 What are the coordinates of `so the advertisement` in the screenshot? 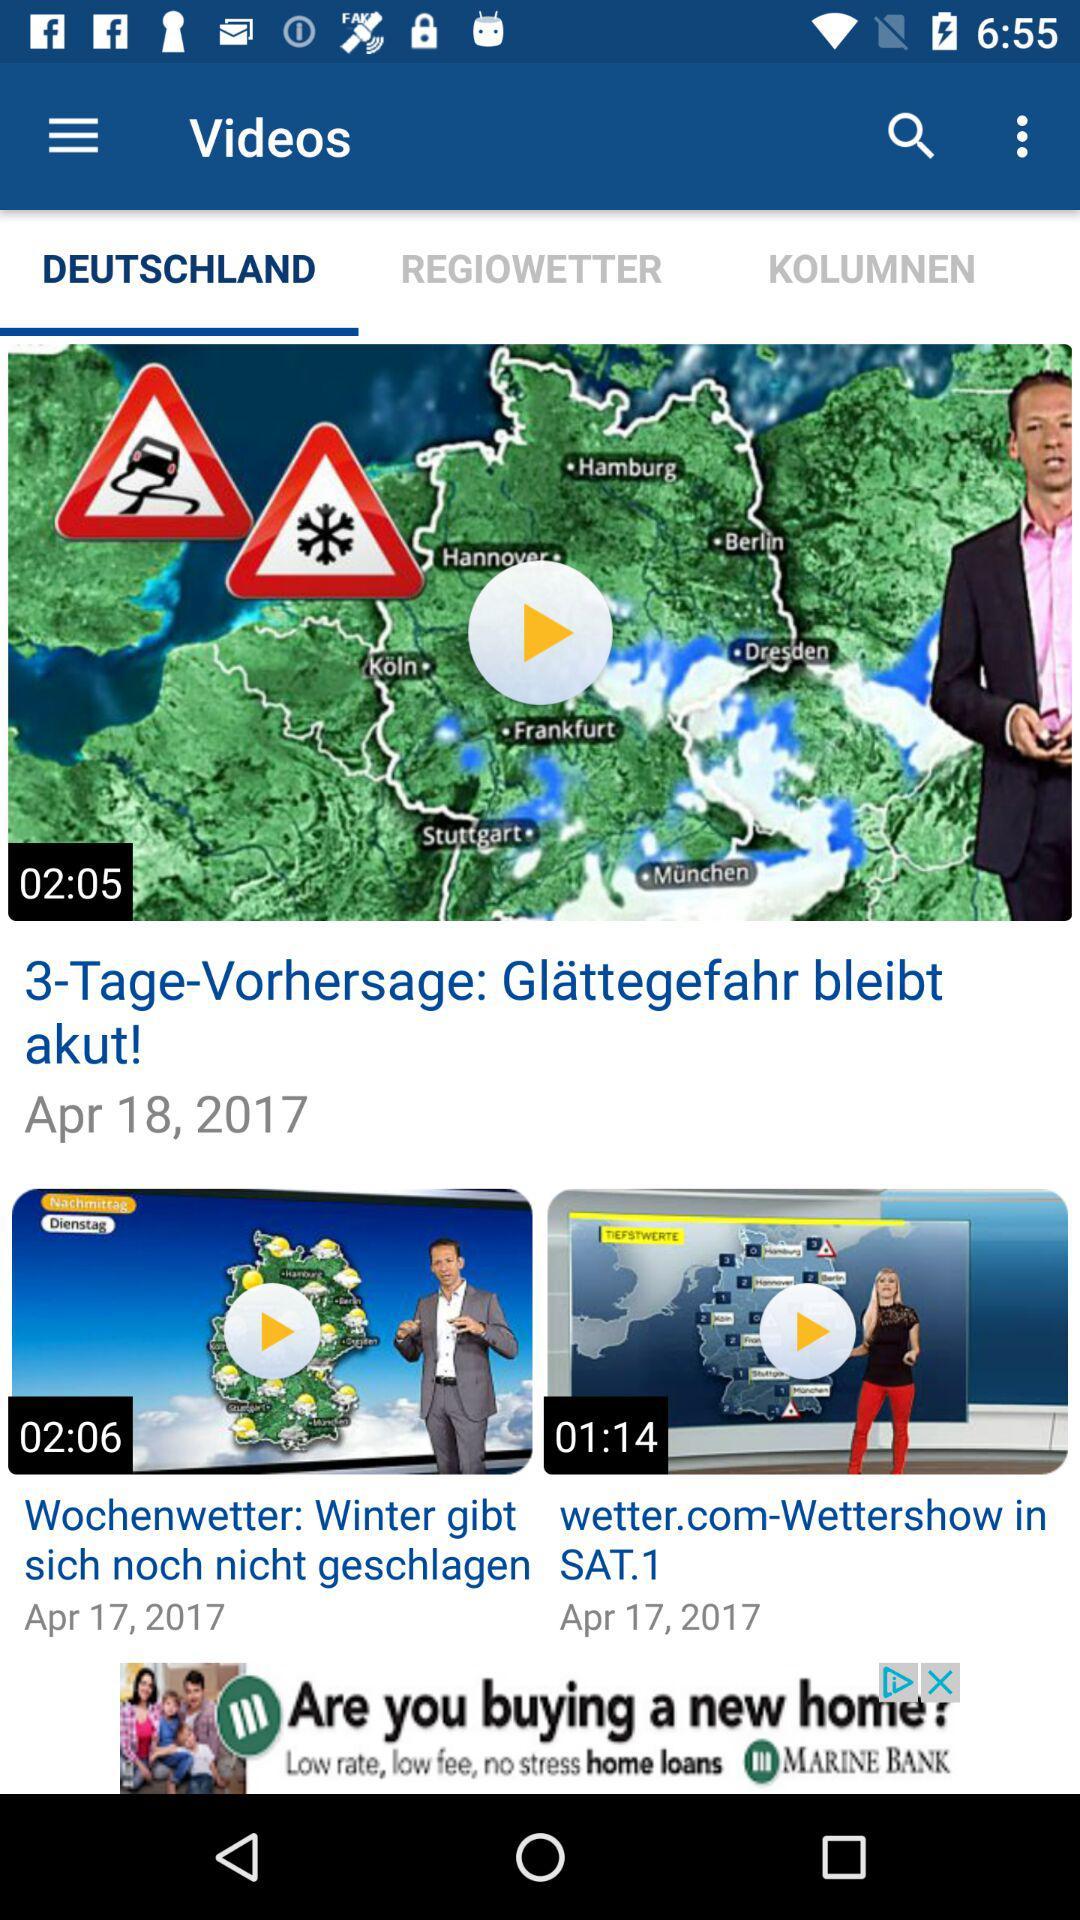 It's located at (540, 1727).